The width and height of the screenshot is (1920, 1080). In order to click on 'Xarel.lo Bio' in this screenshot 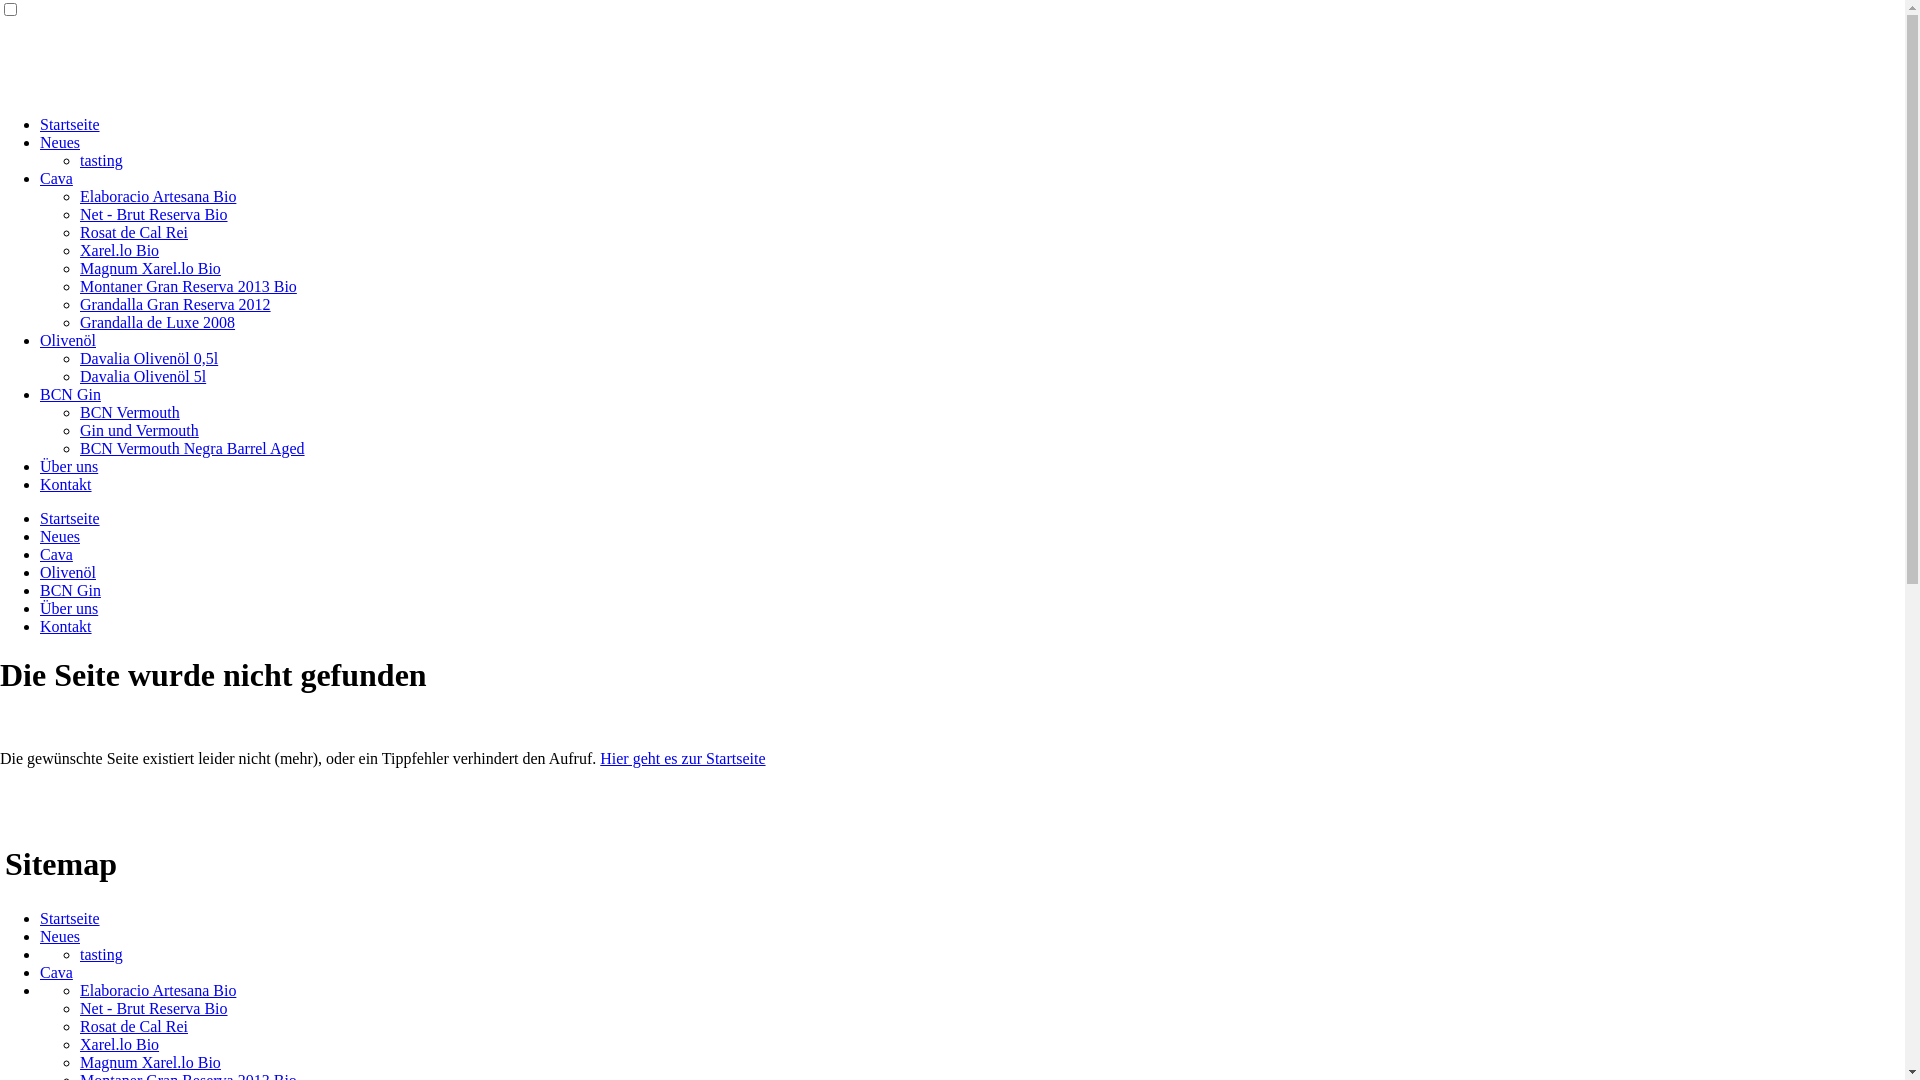, I will do `click(118, 249)`.